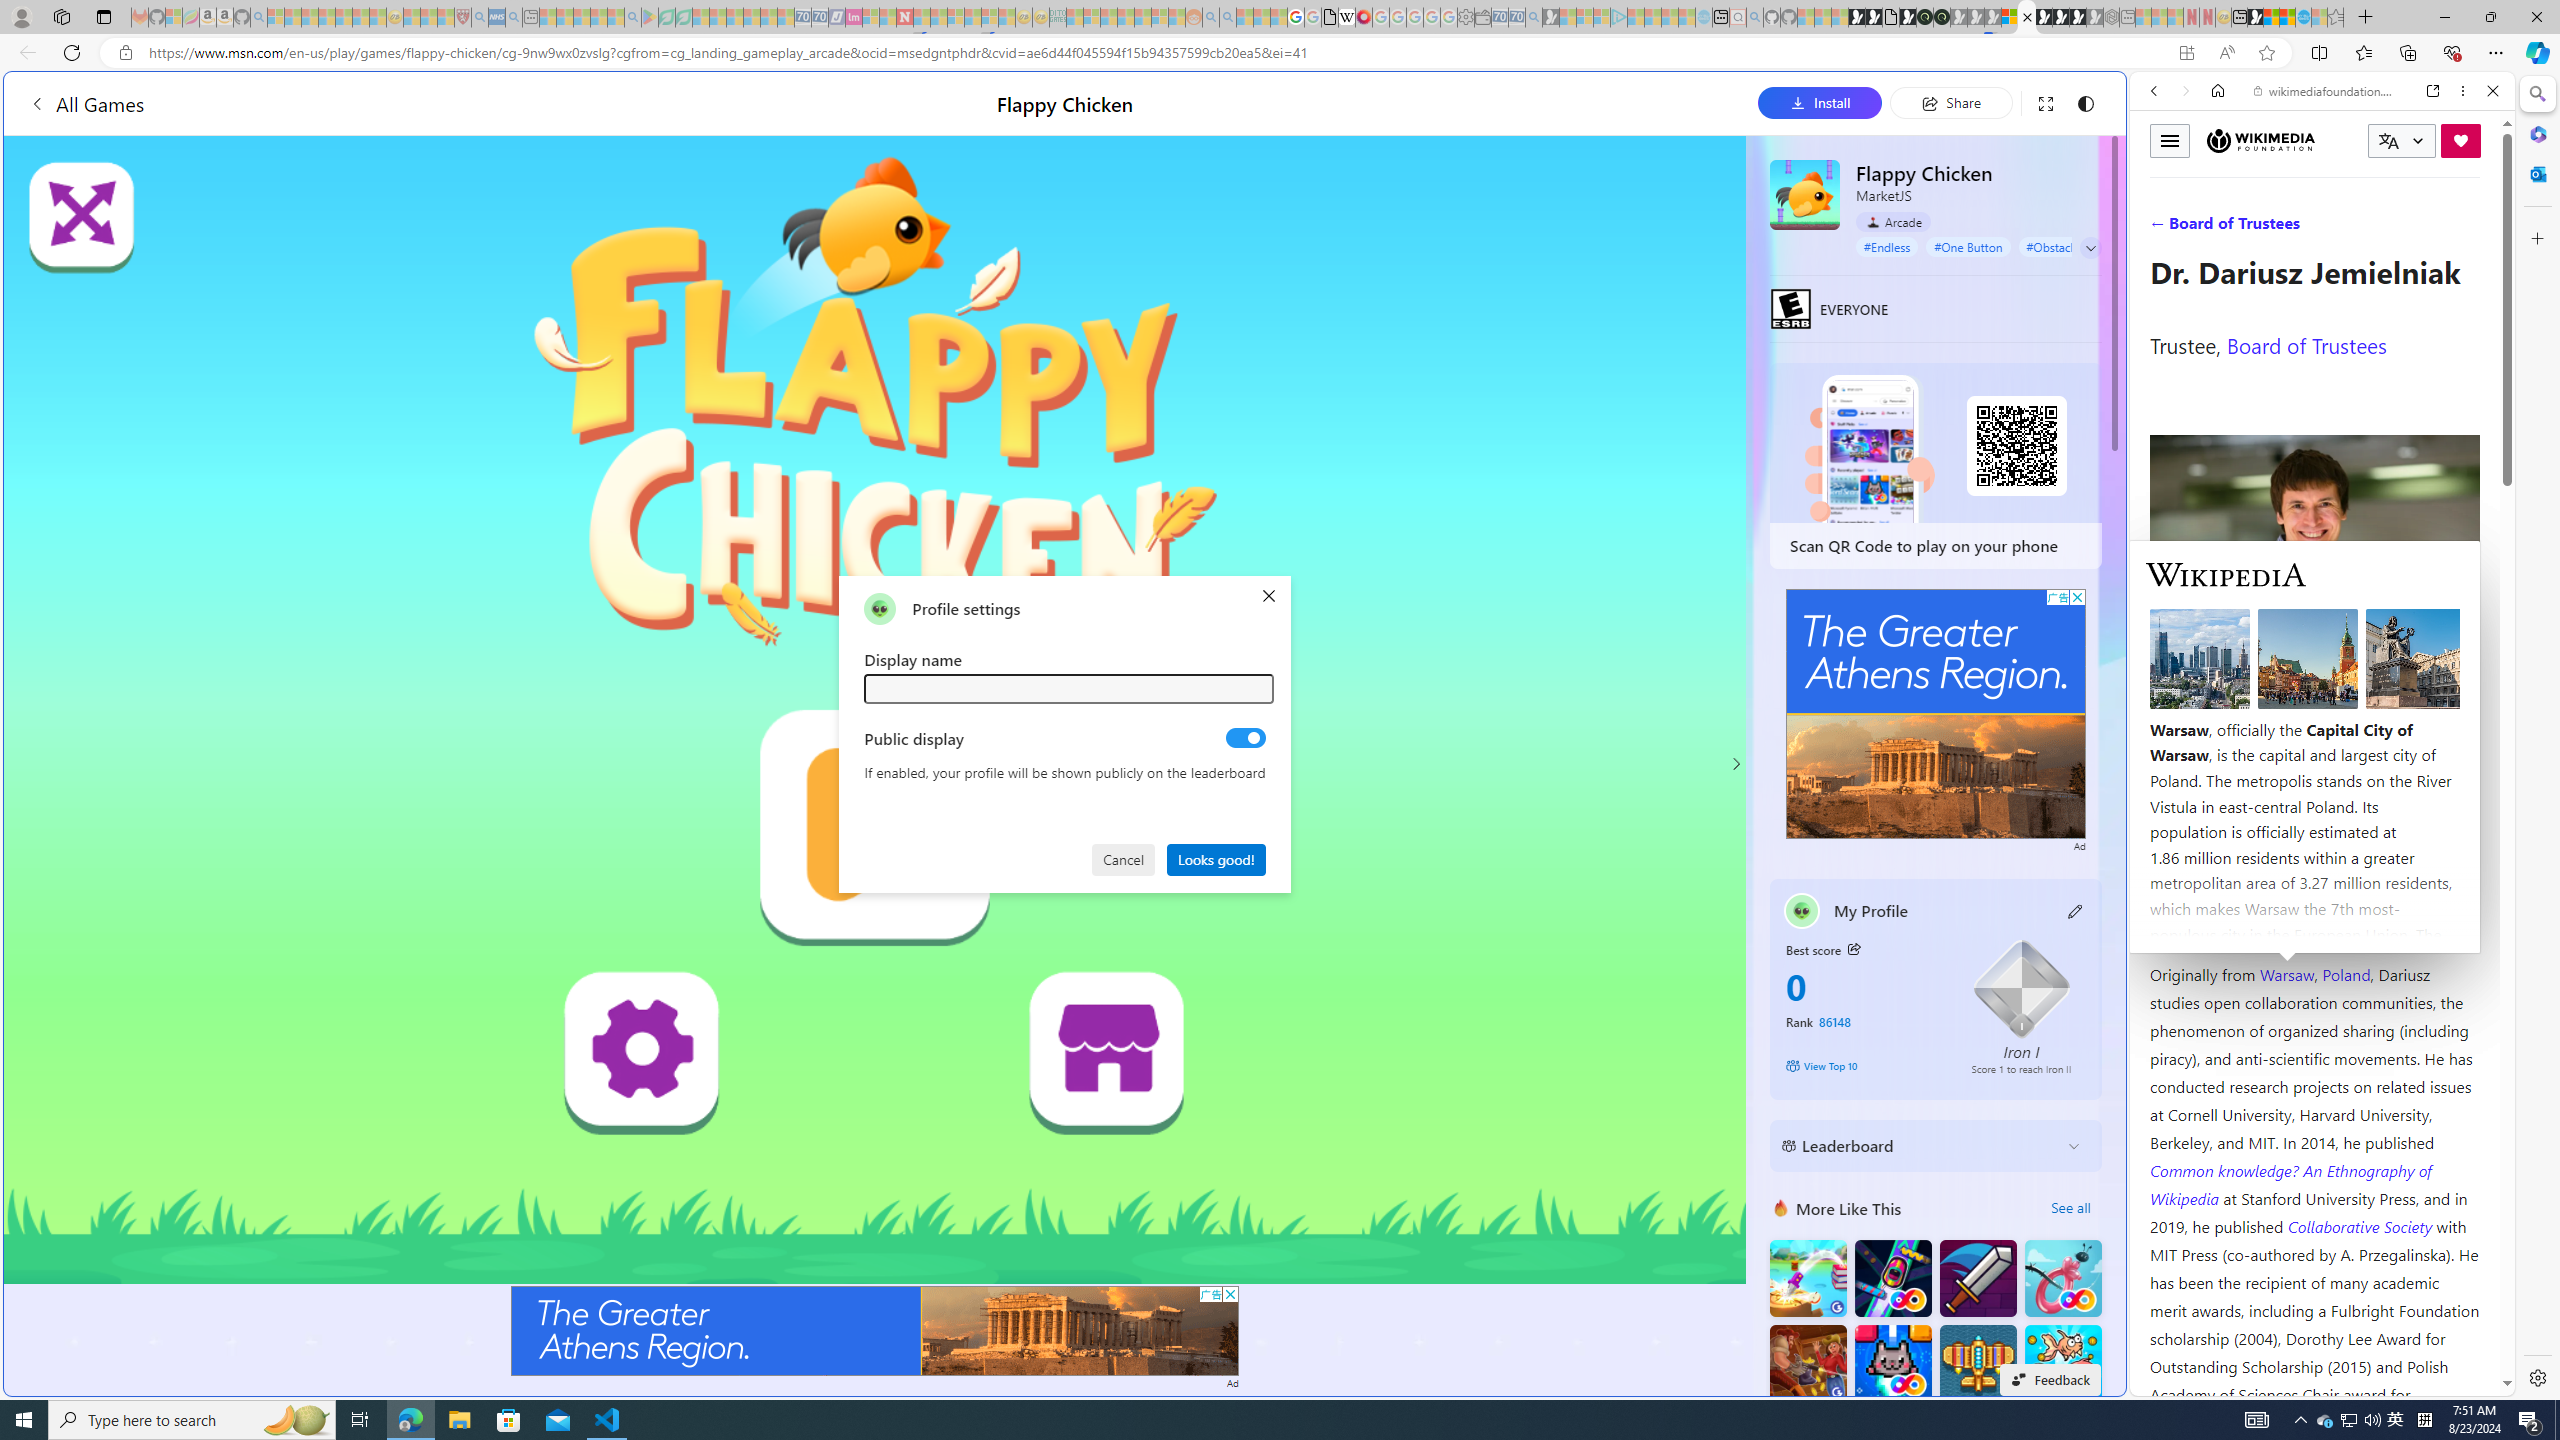 Image resolution: width=2560 pixels, height=1440 pixels. What do you see at coordinates (2050, 1378) in the screenshot?
I see `'Feedback'` at bounding box center [2050, 1378].